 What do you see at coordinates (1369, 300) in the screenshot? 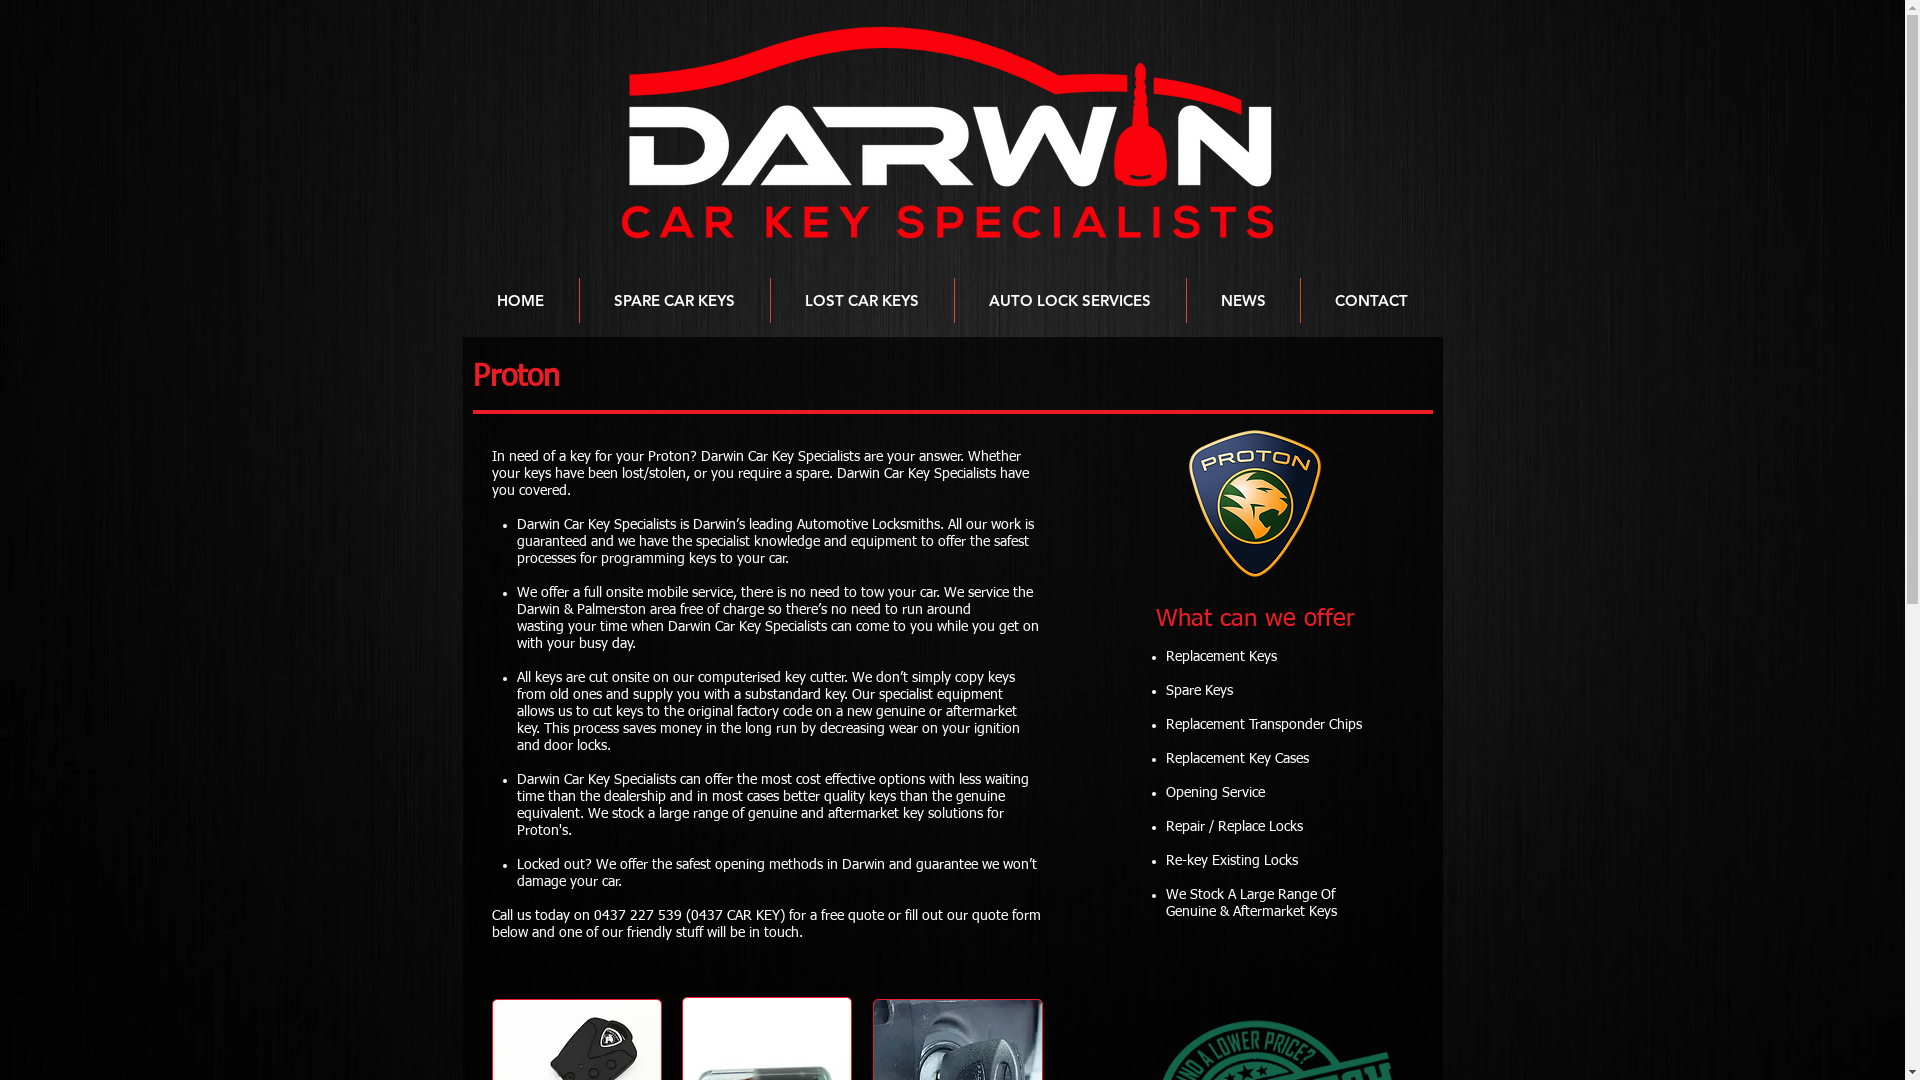
I see `'CONTACT'` at bounding box center [1369, 300].